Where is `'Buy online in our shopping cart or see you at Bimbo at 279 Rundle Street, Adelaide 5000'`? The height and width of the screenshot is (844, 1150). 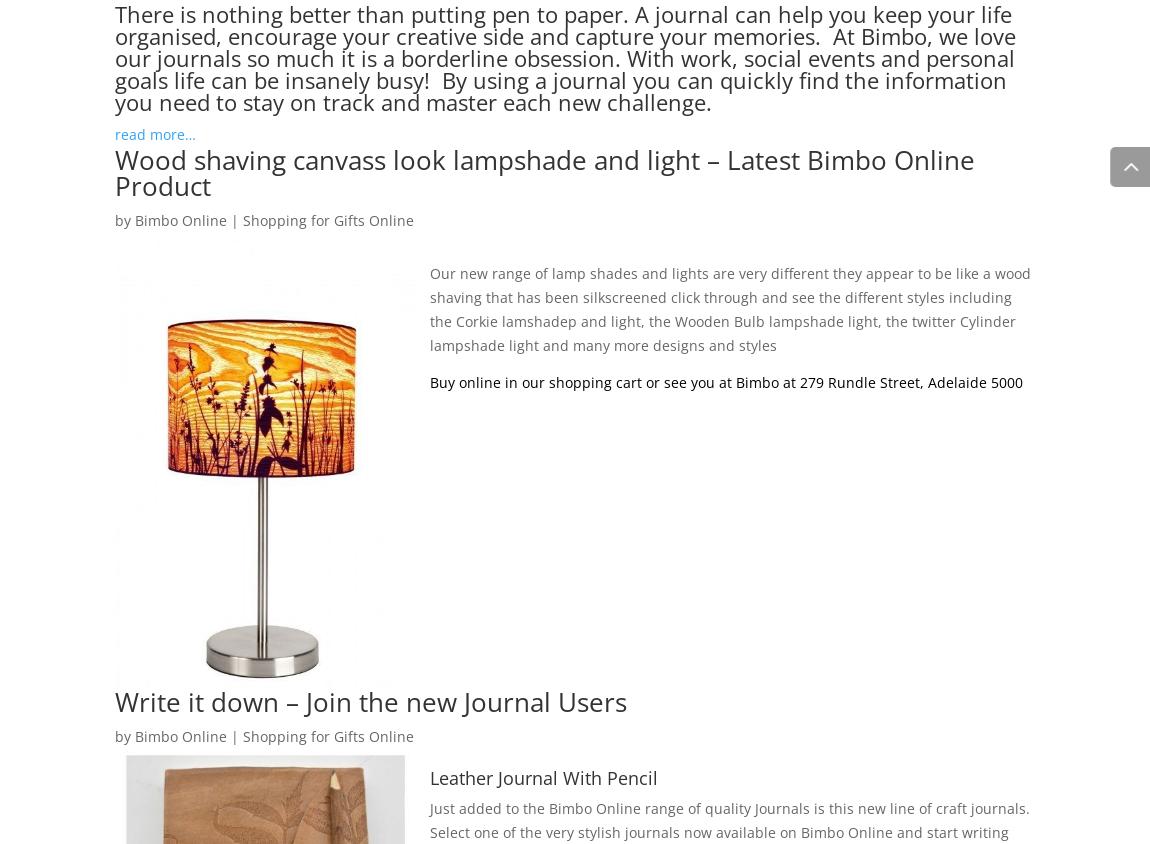 'Buy online in our shopping cart or see you at Bimbo at 279 Rundle Street, Adelaide 5000' is located at coordinates (429, 382).